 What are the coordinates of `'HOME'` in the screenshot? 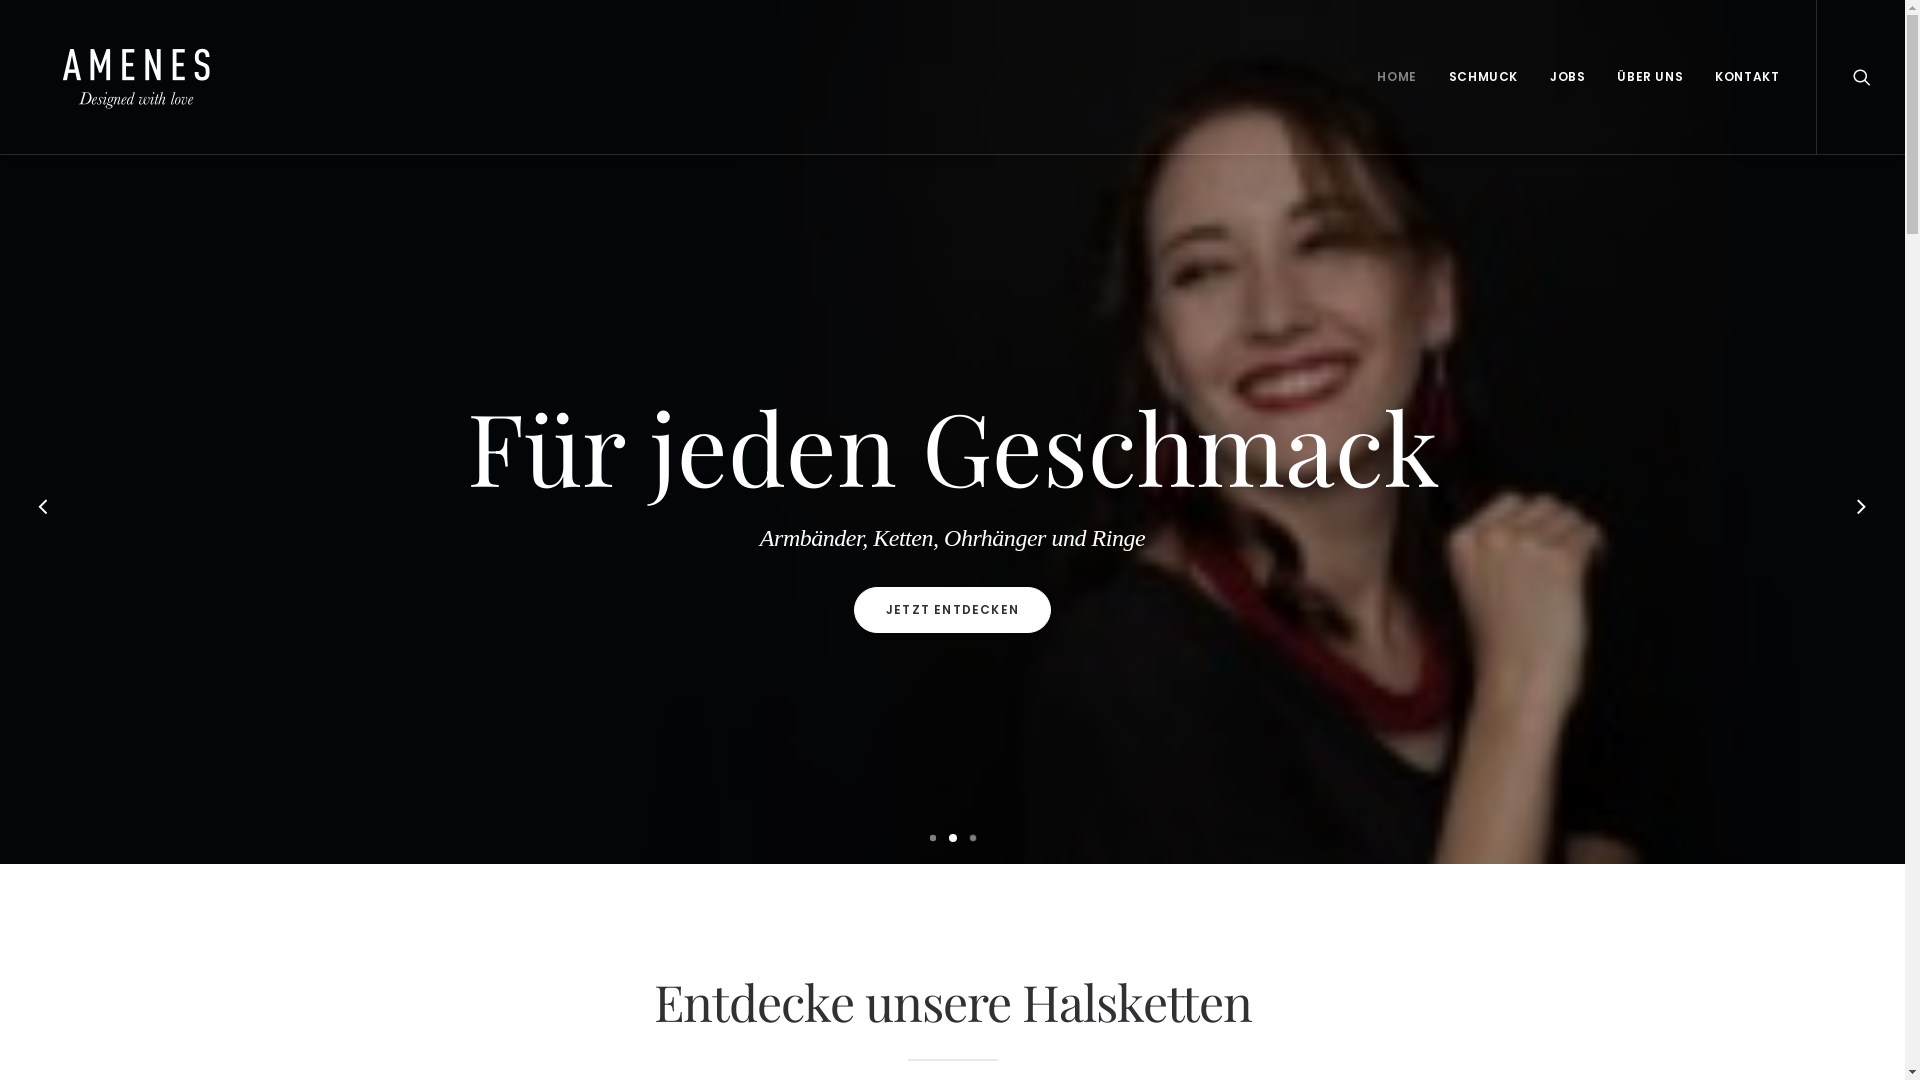 It's located at (1362, 76).